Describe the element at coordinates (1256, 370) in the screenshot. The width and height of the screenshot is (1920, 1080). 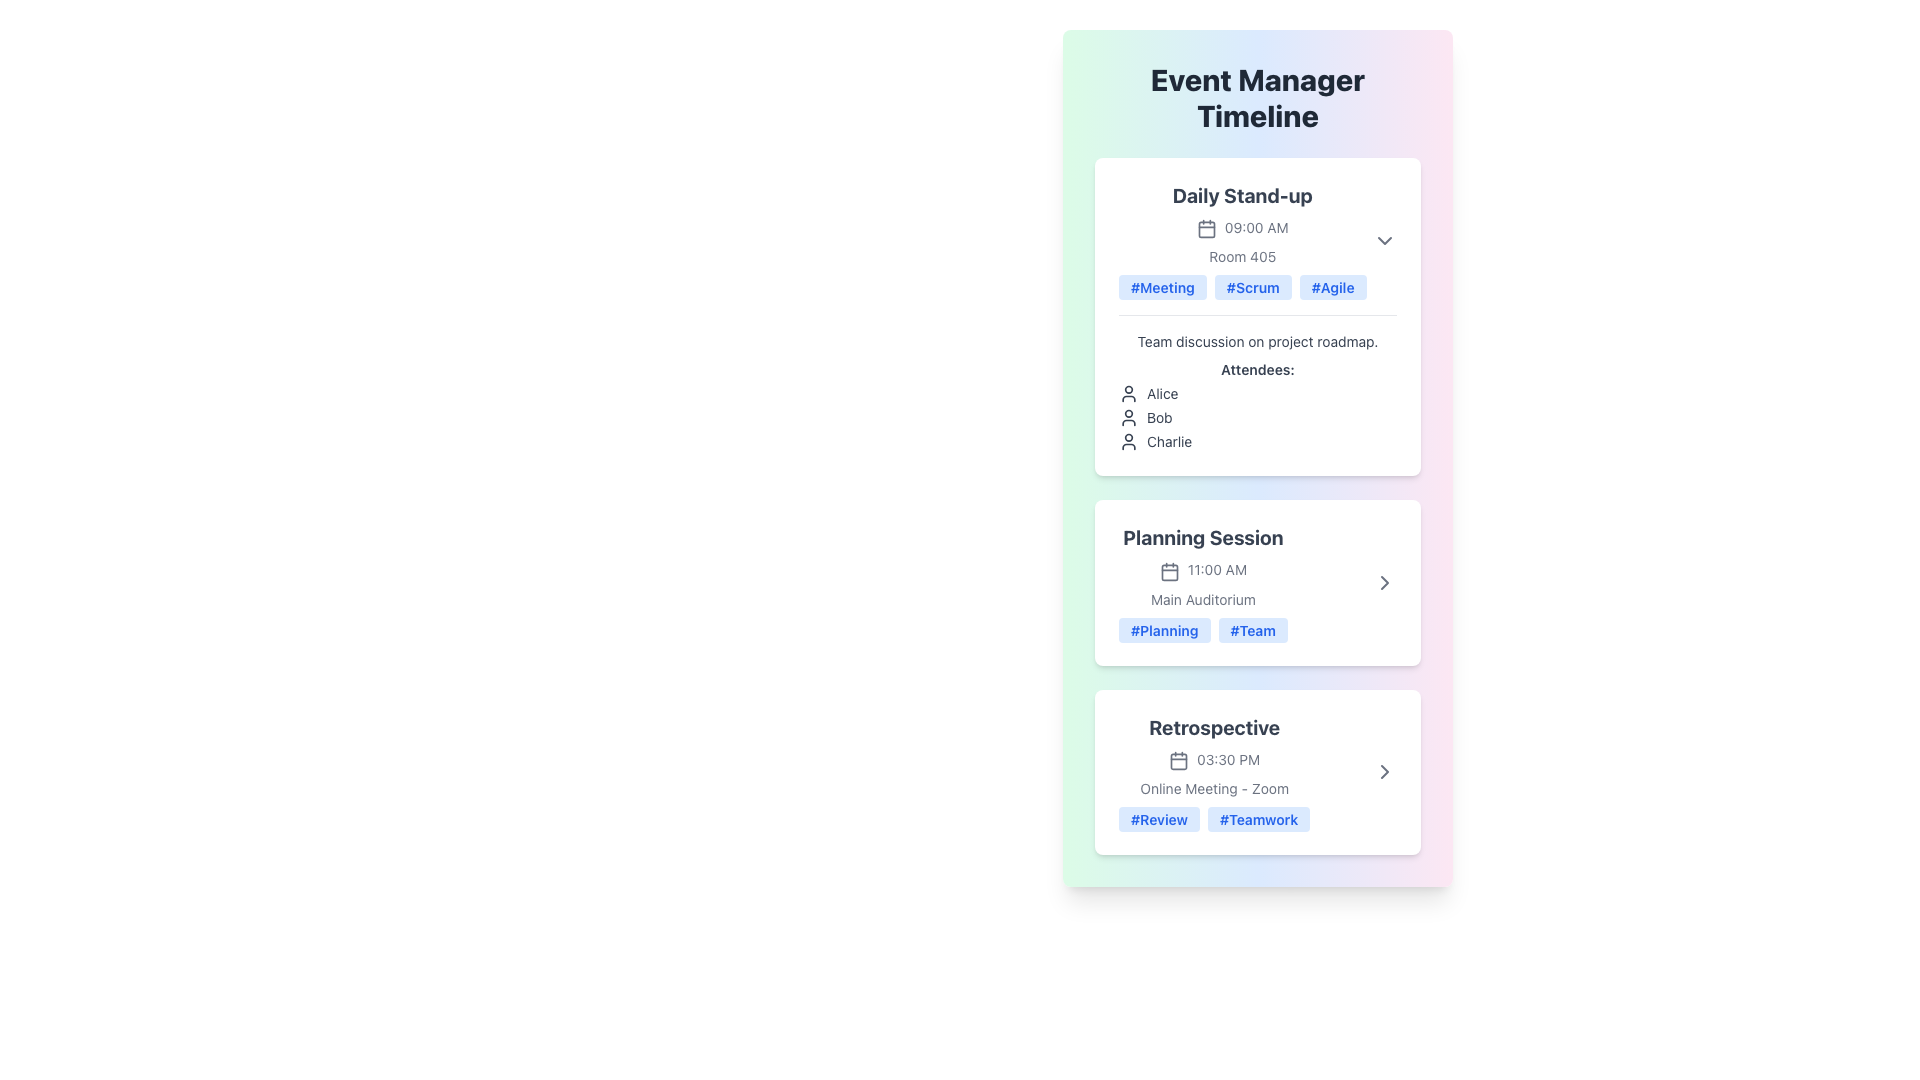
I see `the text label that serves as a heading for the list of attendees in the 'Daily Stand-up' event card, located below the description 'Team discussion on project roadmap.'` at that location.